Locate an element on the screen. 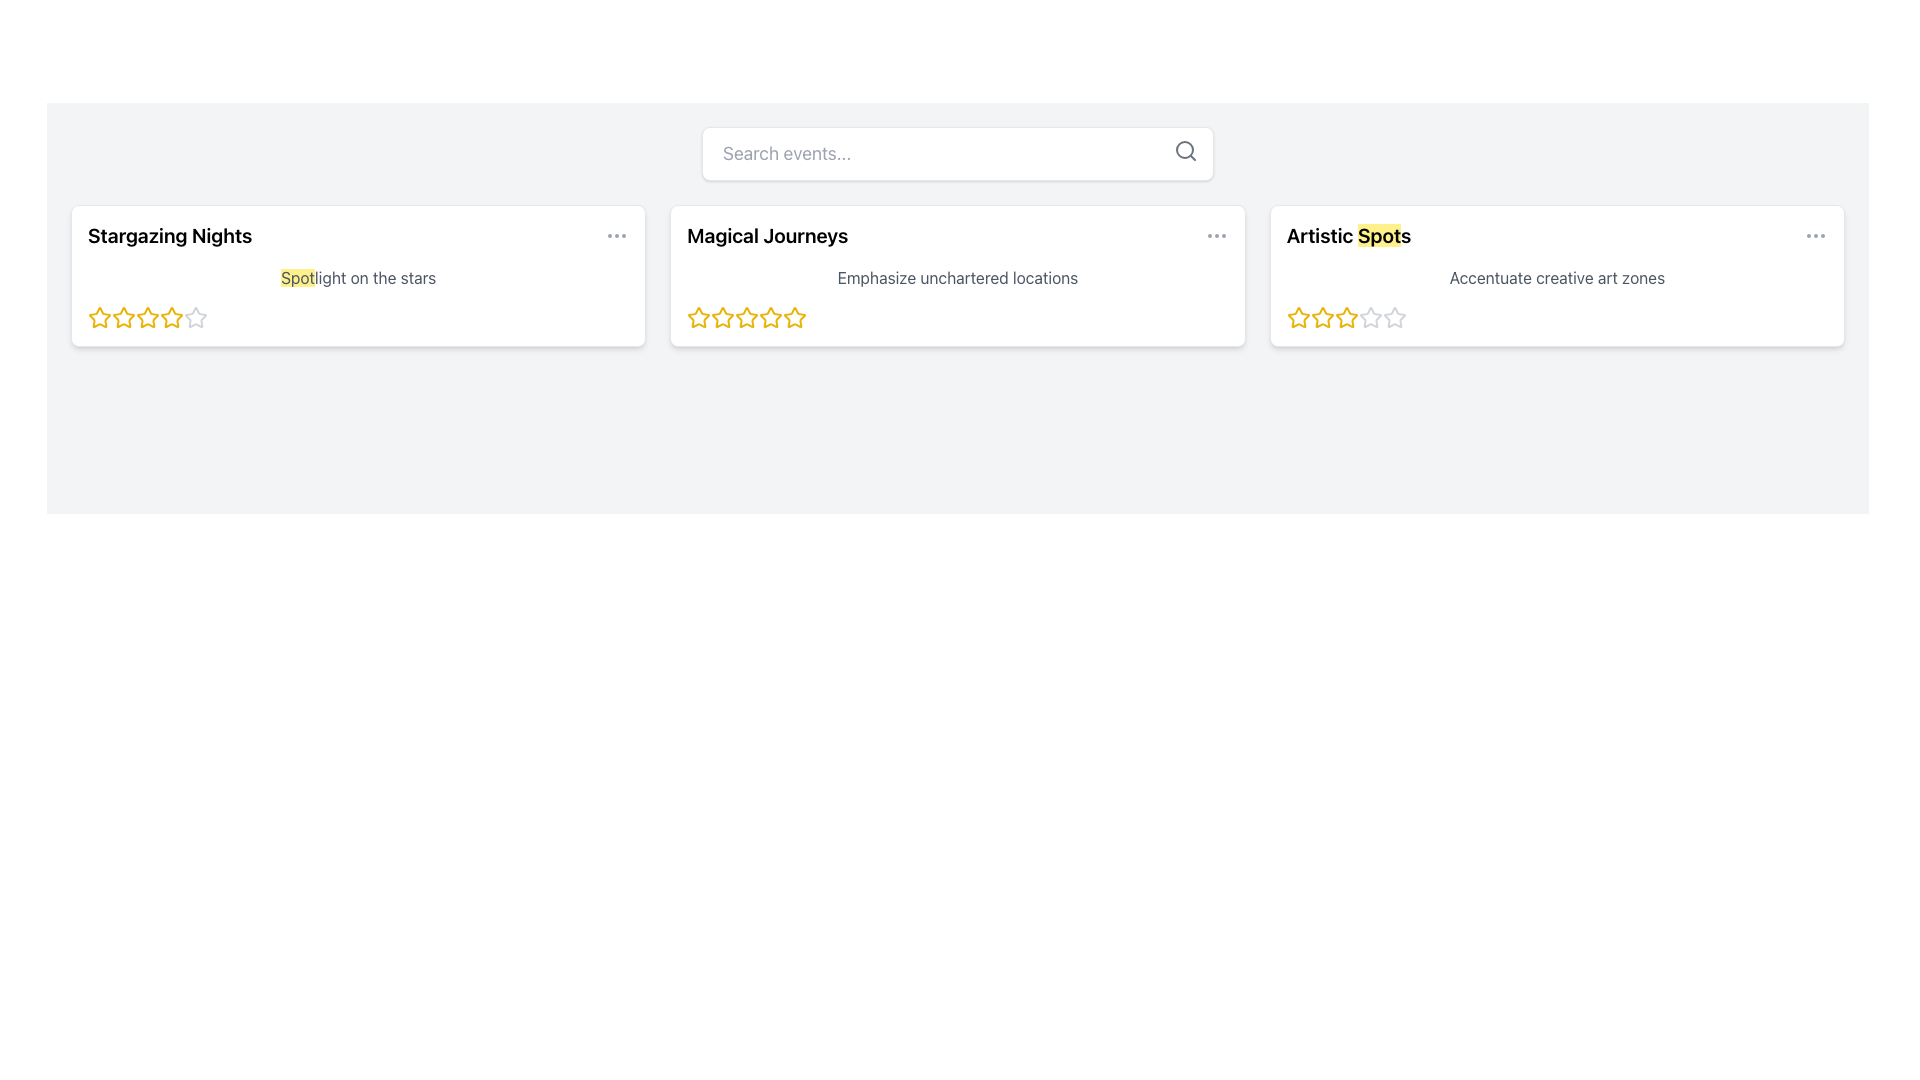  the card titled 'Magical Journeys', which is the second card in a layout of three cards, featuring a bold title, a subtitle, and a rating of five yellow stars is located at coordinates (957, 276).